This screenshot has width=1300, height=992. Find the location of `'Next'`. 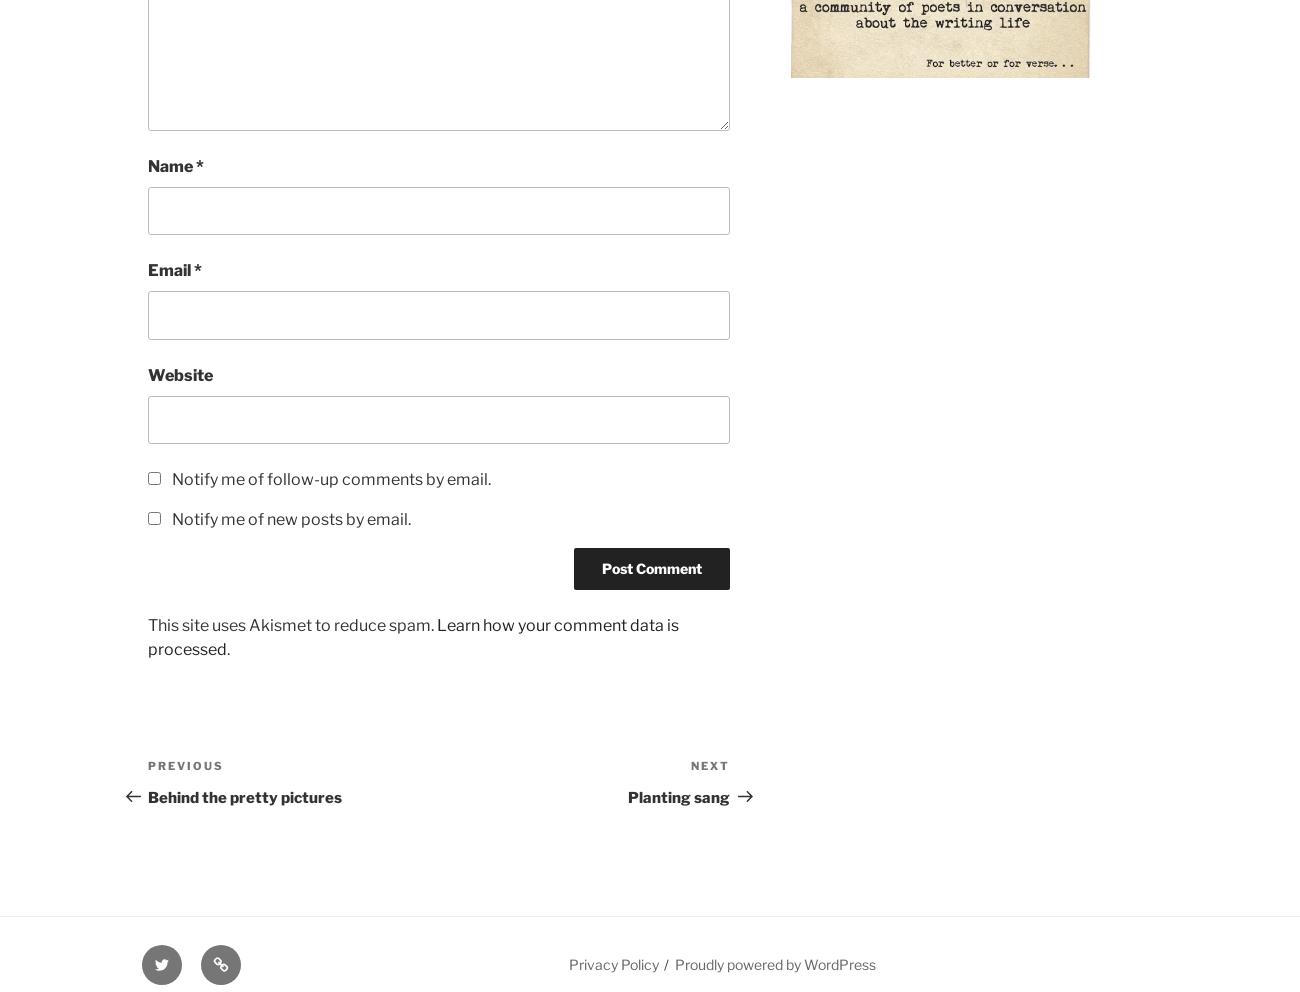

'Next' is located at coordinates (689, 765).